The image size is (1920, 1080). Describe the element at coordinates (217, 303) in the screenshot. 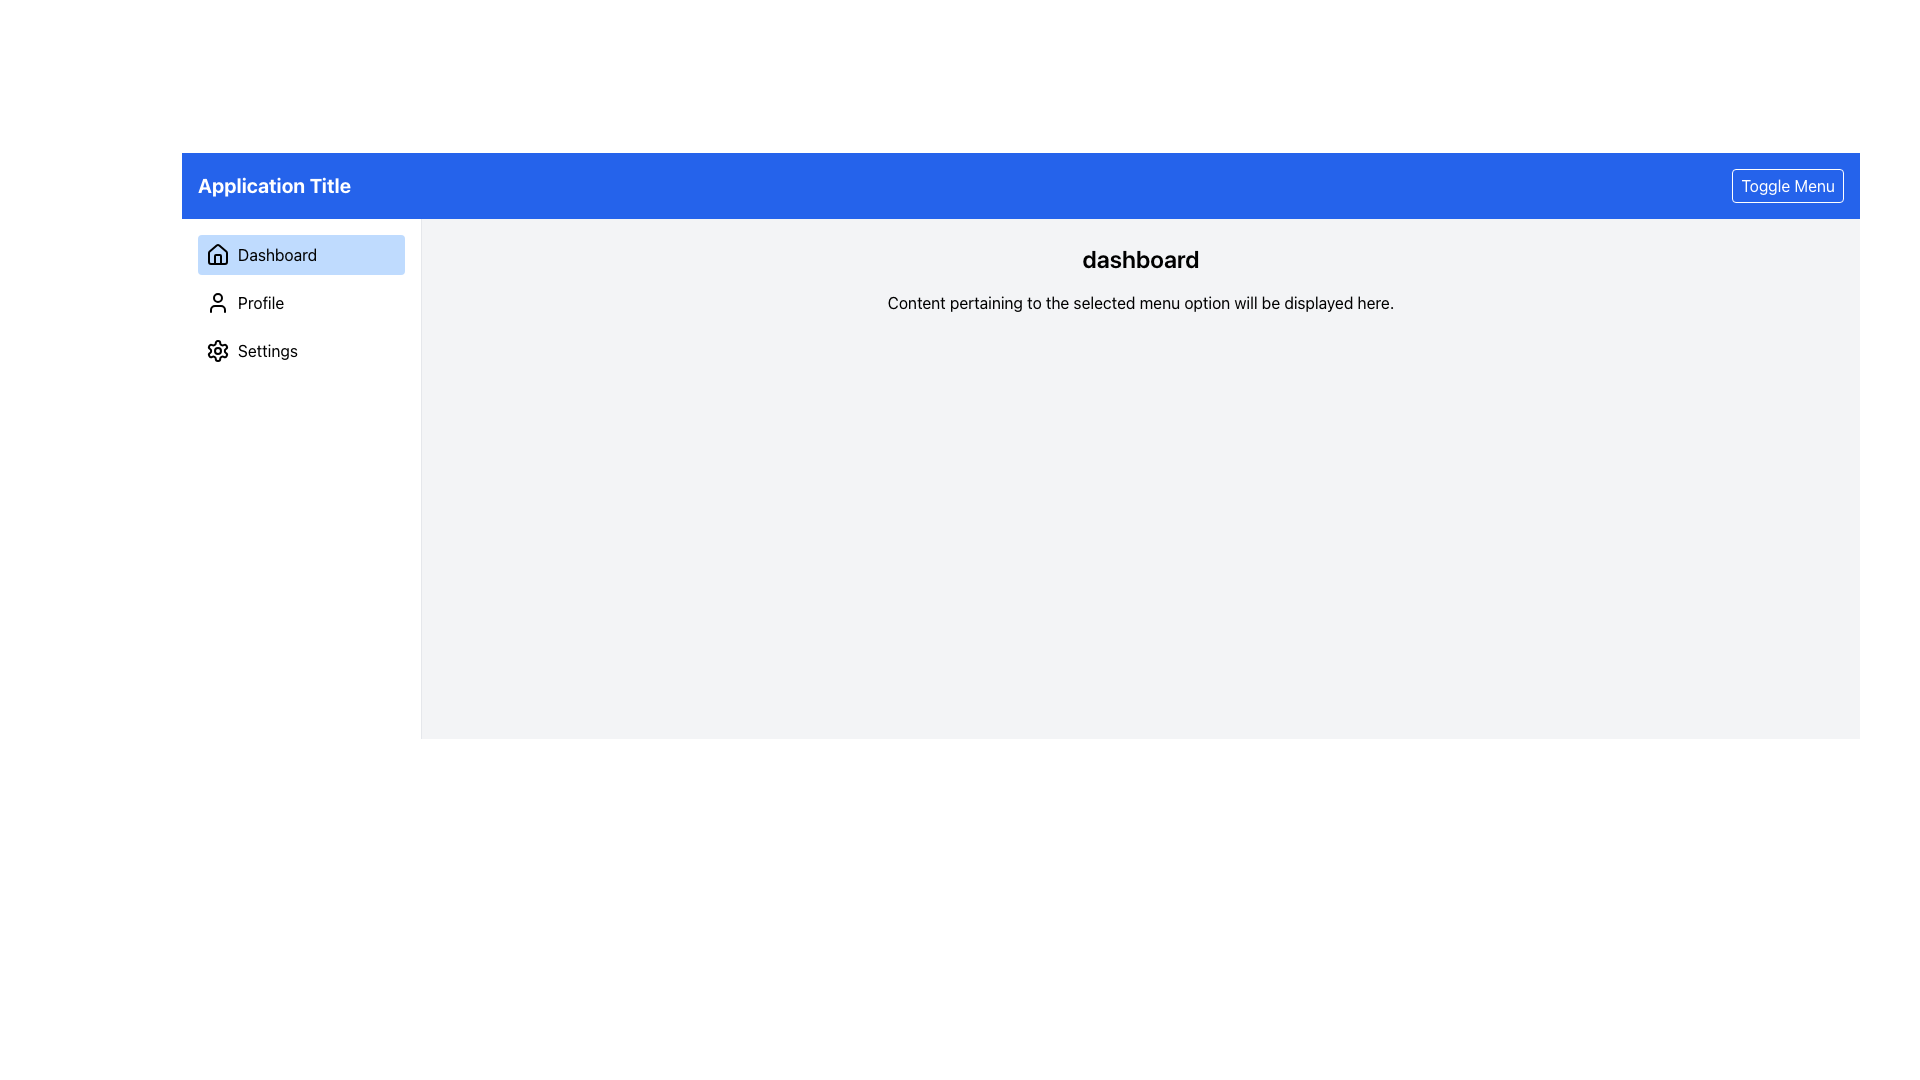

I see `the 'Profile' icon located` at that location.